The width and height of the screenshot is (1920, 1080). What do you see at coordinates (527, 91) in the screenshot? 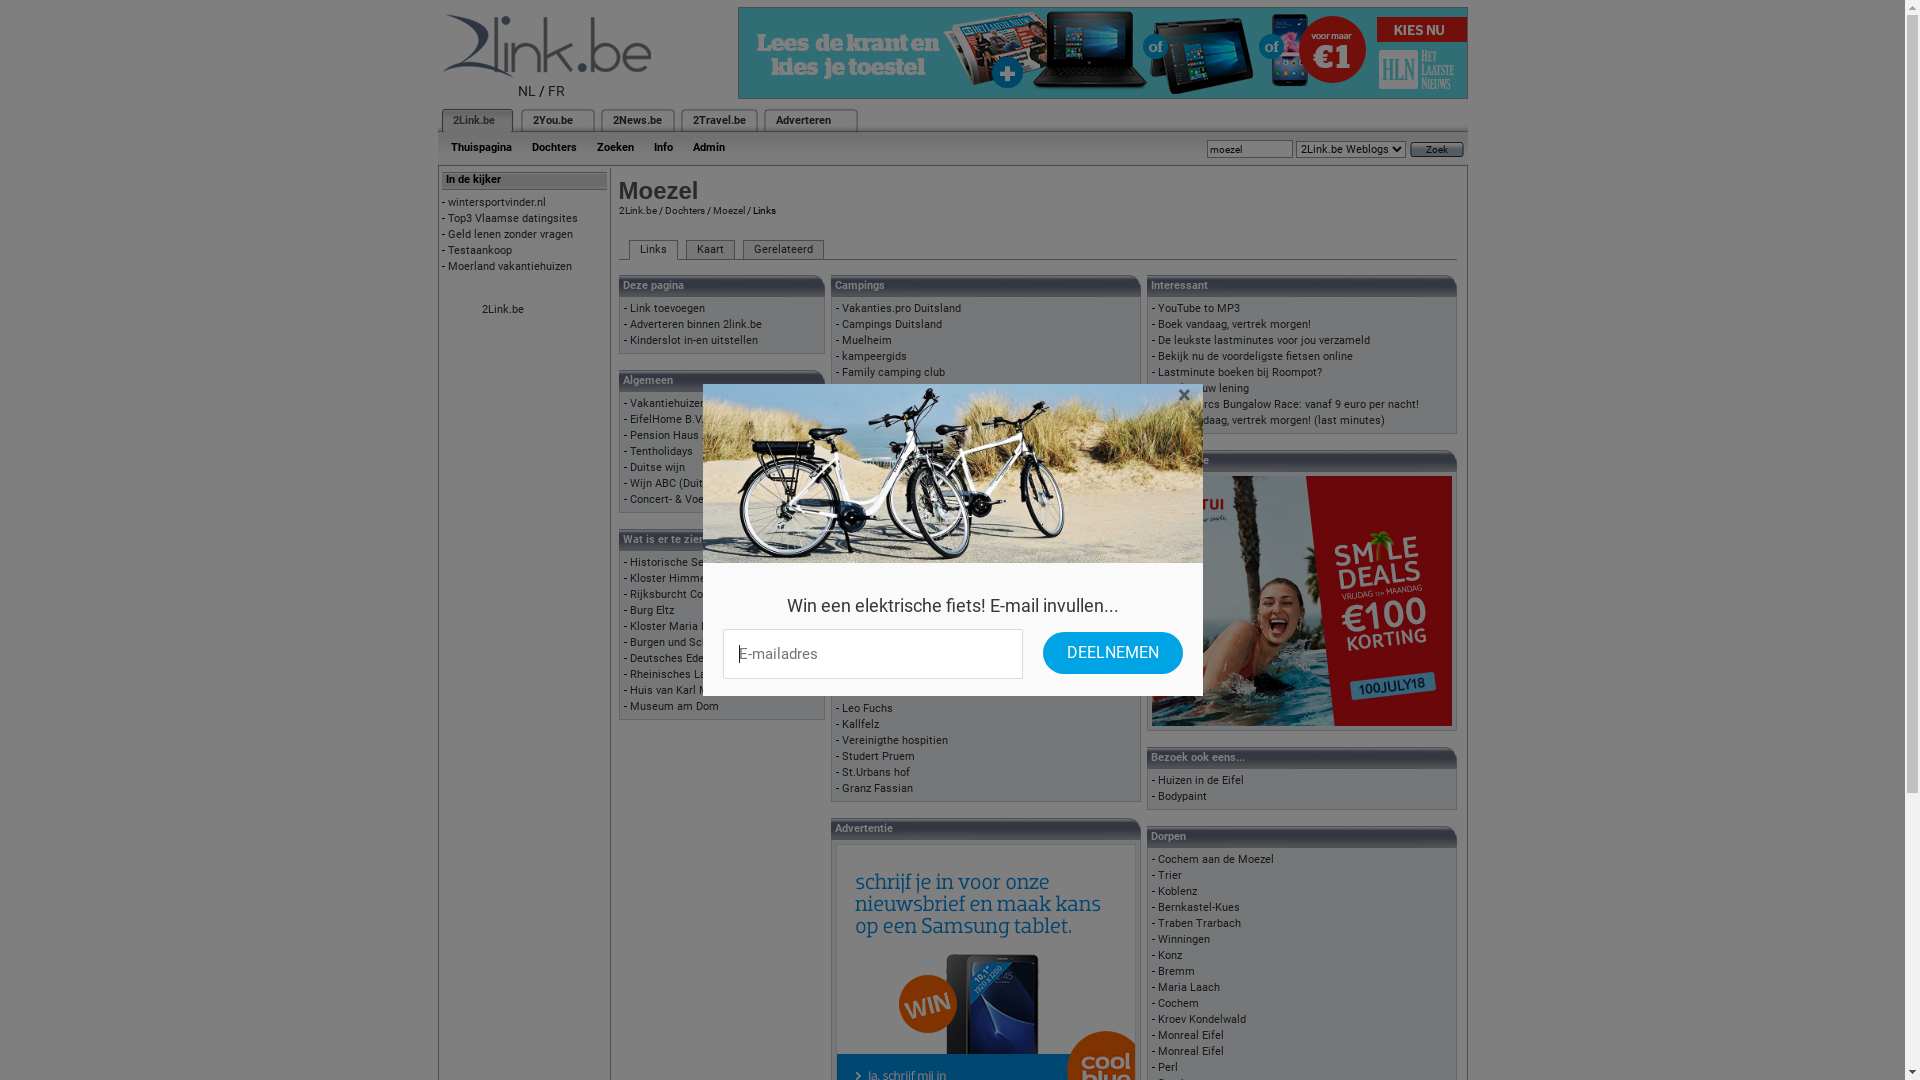
I see `'NL'` at bounding box center [527, 91].